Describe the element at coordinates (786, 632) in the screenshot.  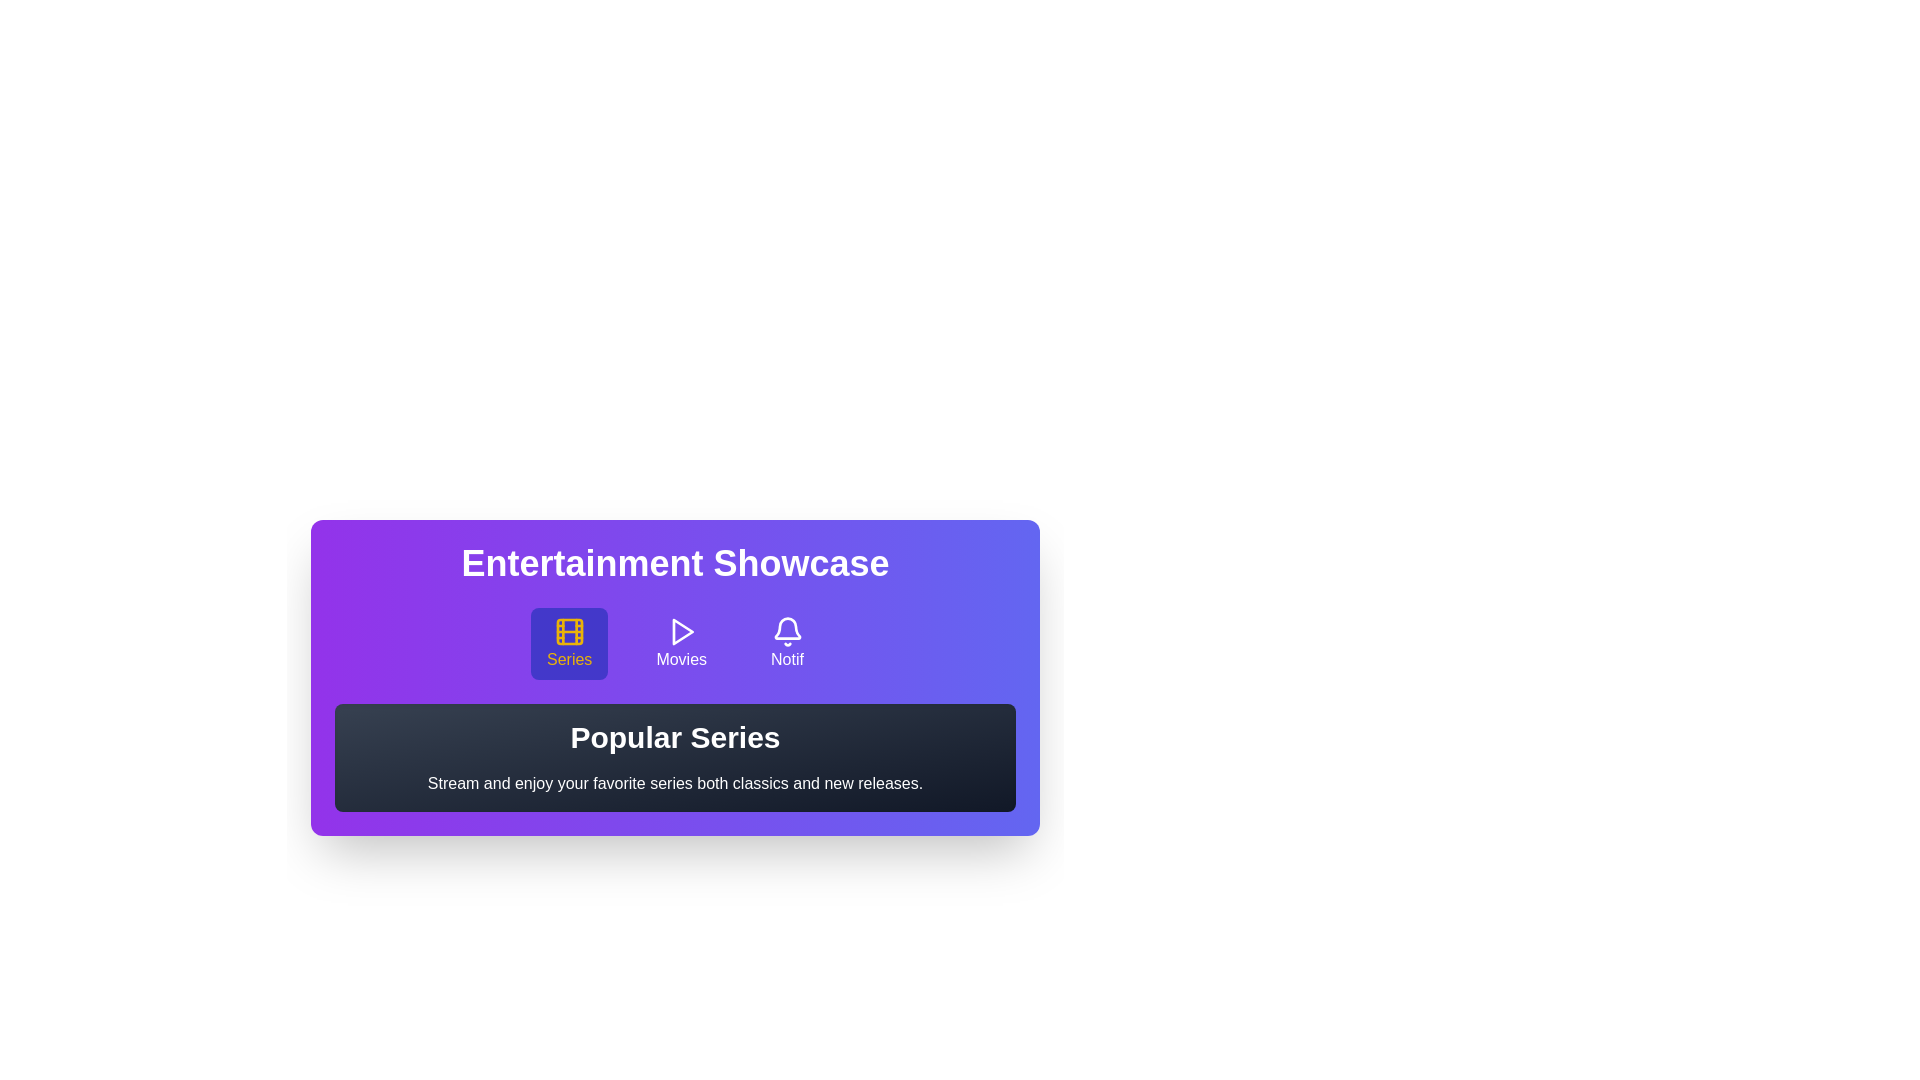
I see `the bell icon on the rightmost side of the 'Entertainment Showcase' section` at that location.